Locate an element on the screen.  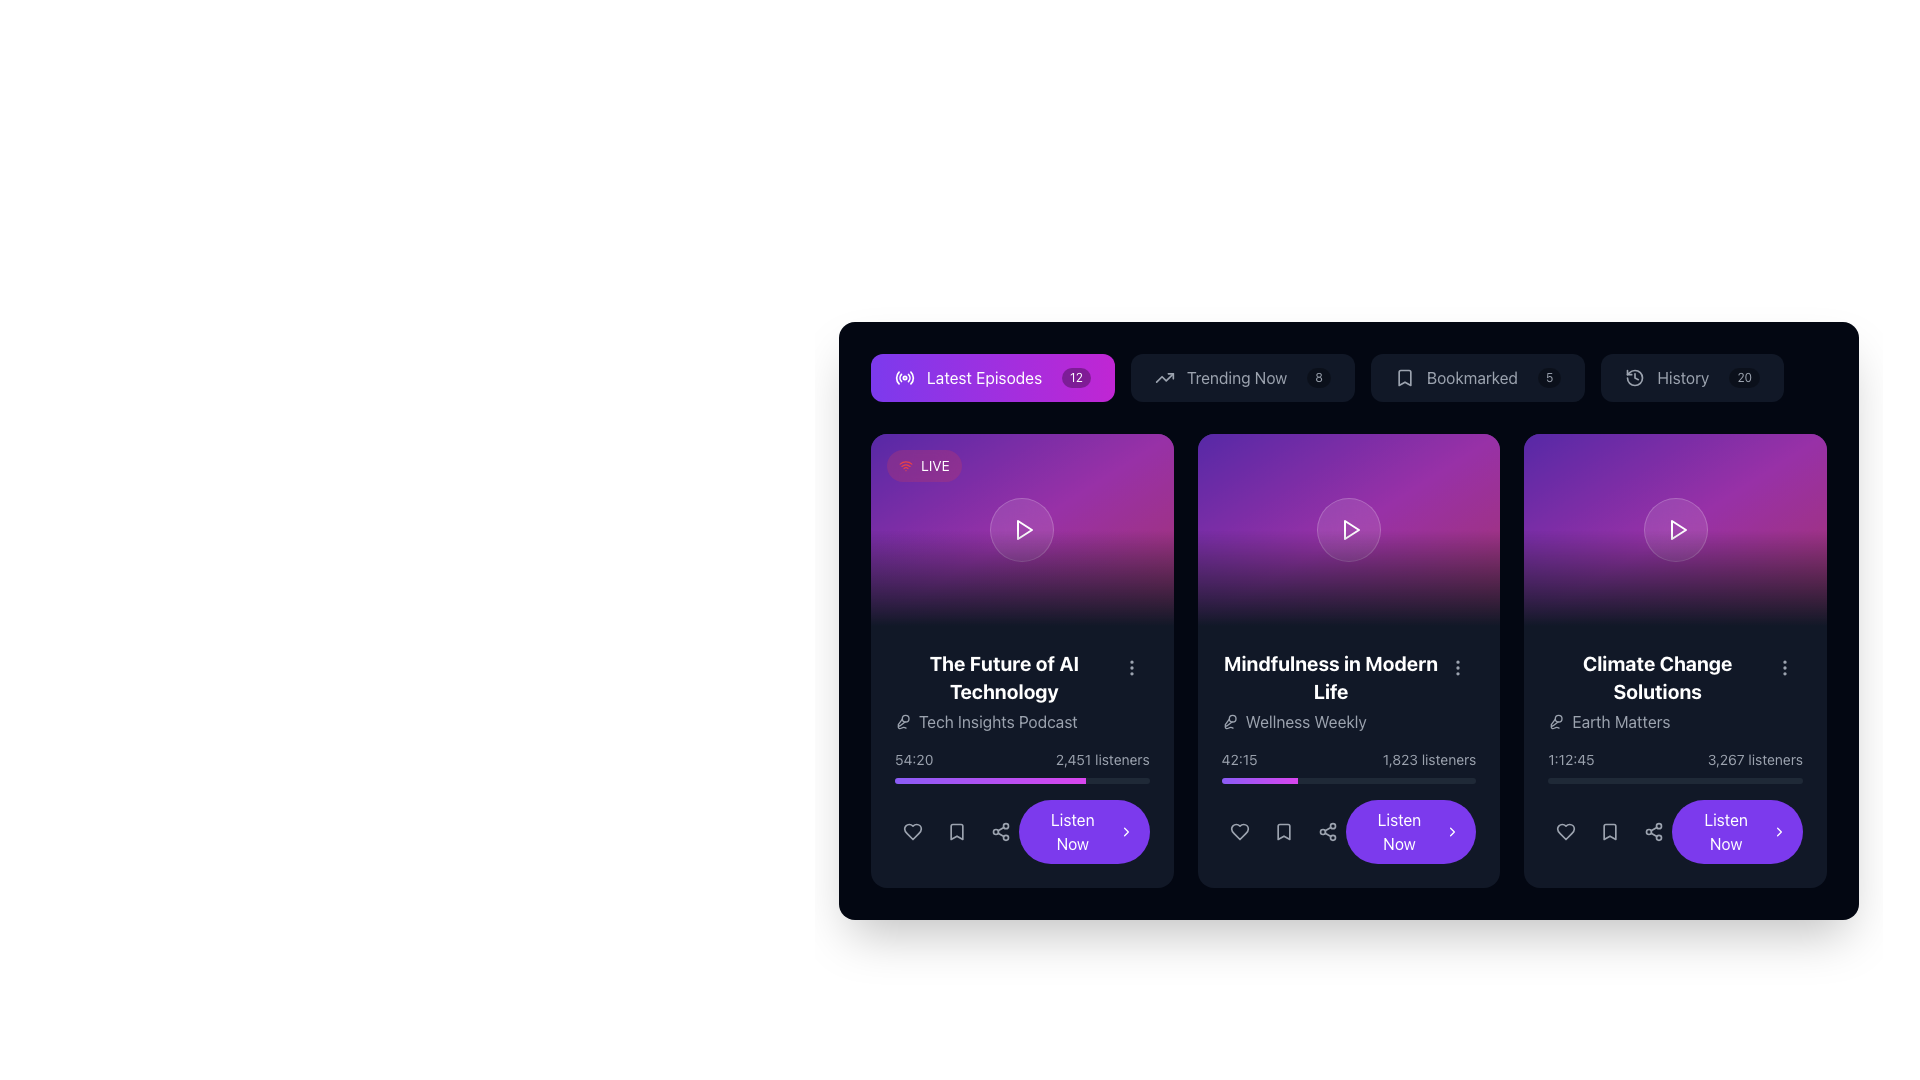
the visual decoration that serves as a non-interactive background gradient at the bottom part of the leftmost card in a horizontally-aligned list of cards is located at coordinates (1022, 578).